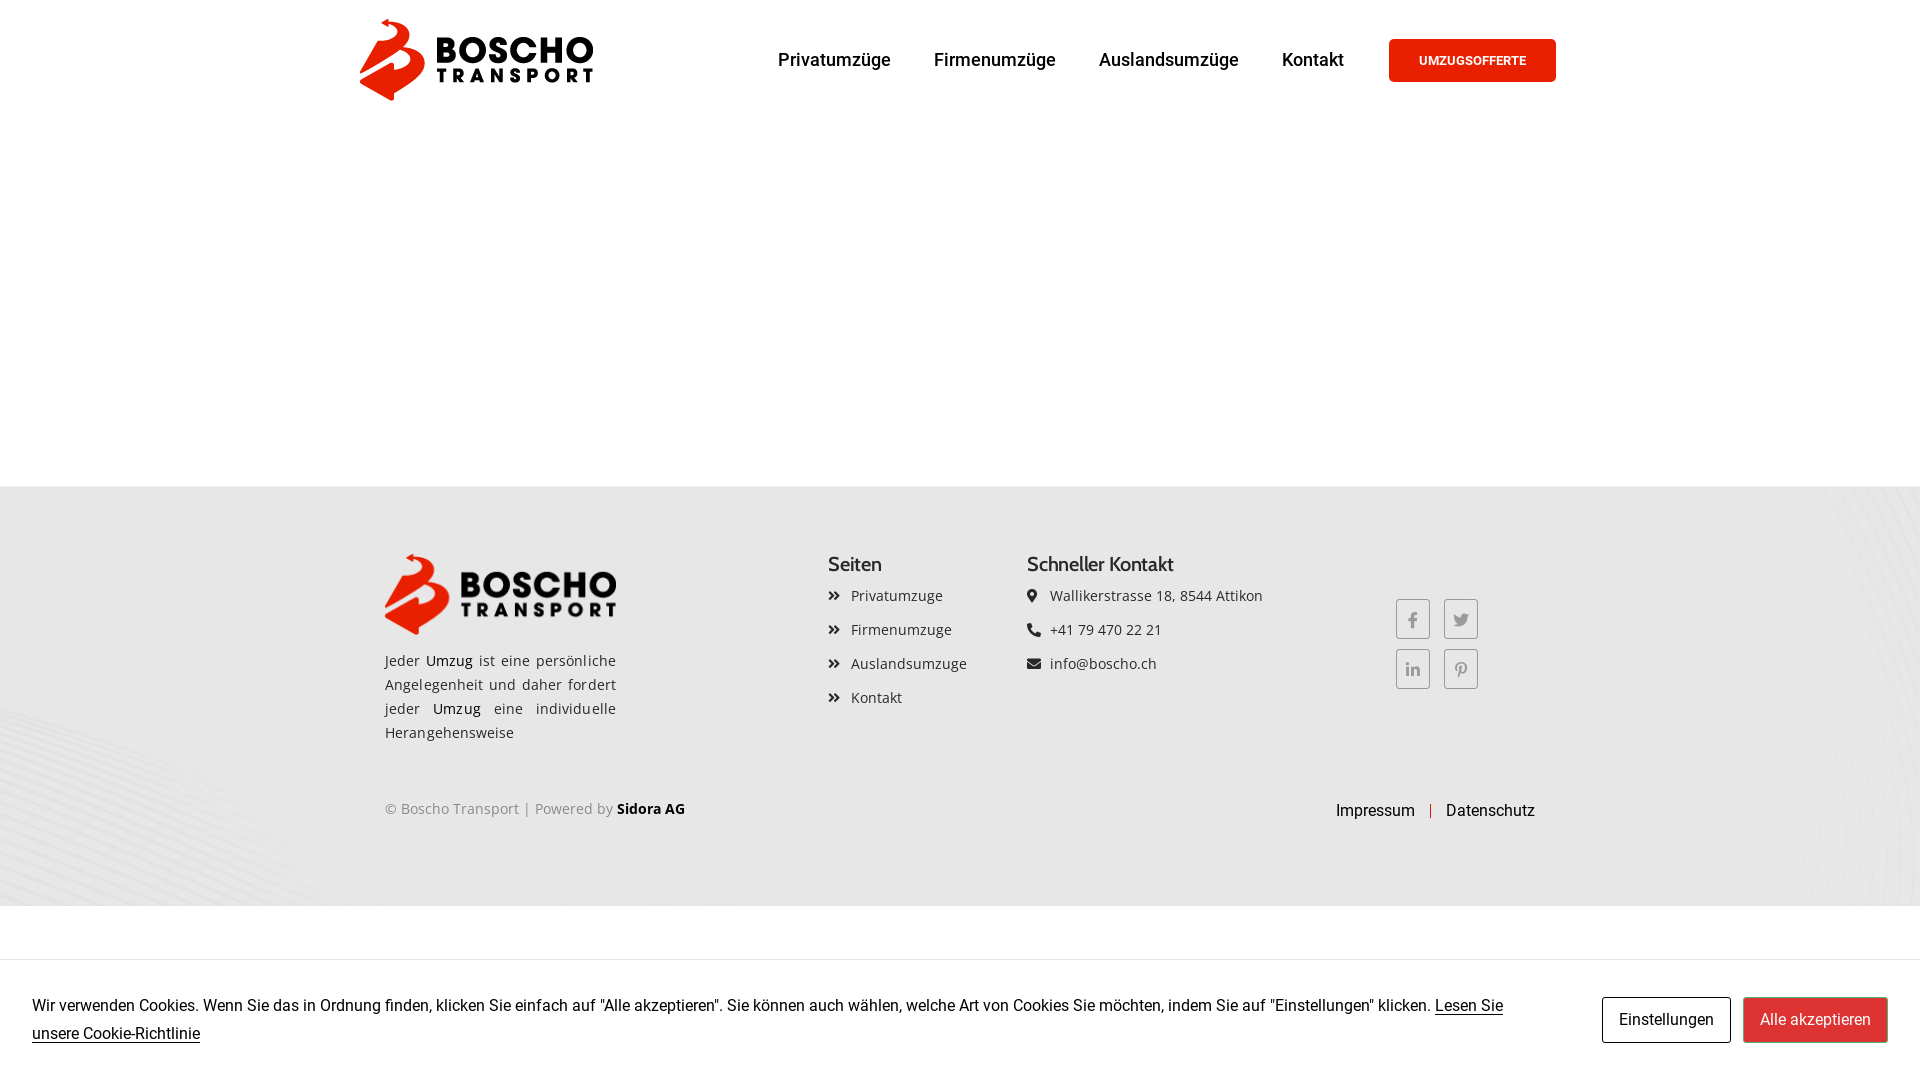 Image resolution: width=1920 pixels, height=1080 pixels. Describe the element at coordinates (1815, 1020) in the screenshot. I see `'Alle akzeptieren'` at that location.